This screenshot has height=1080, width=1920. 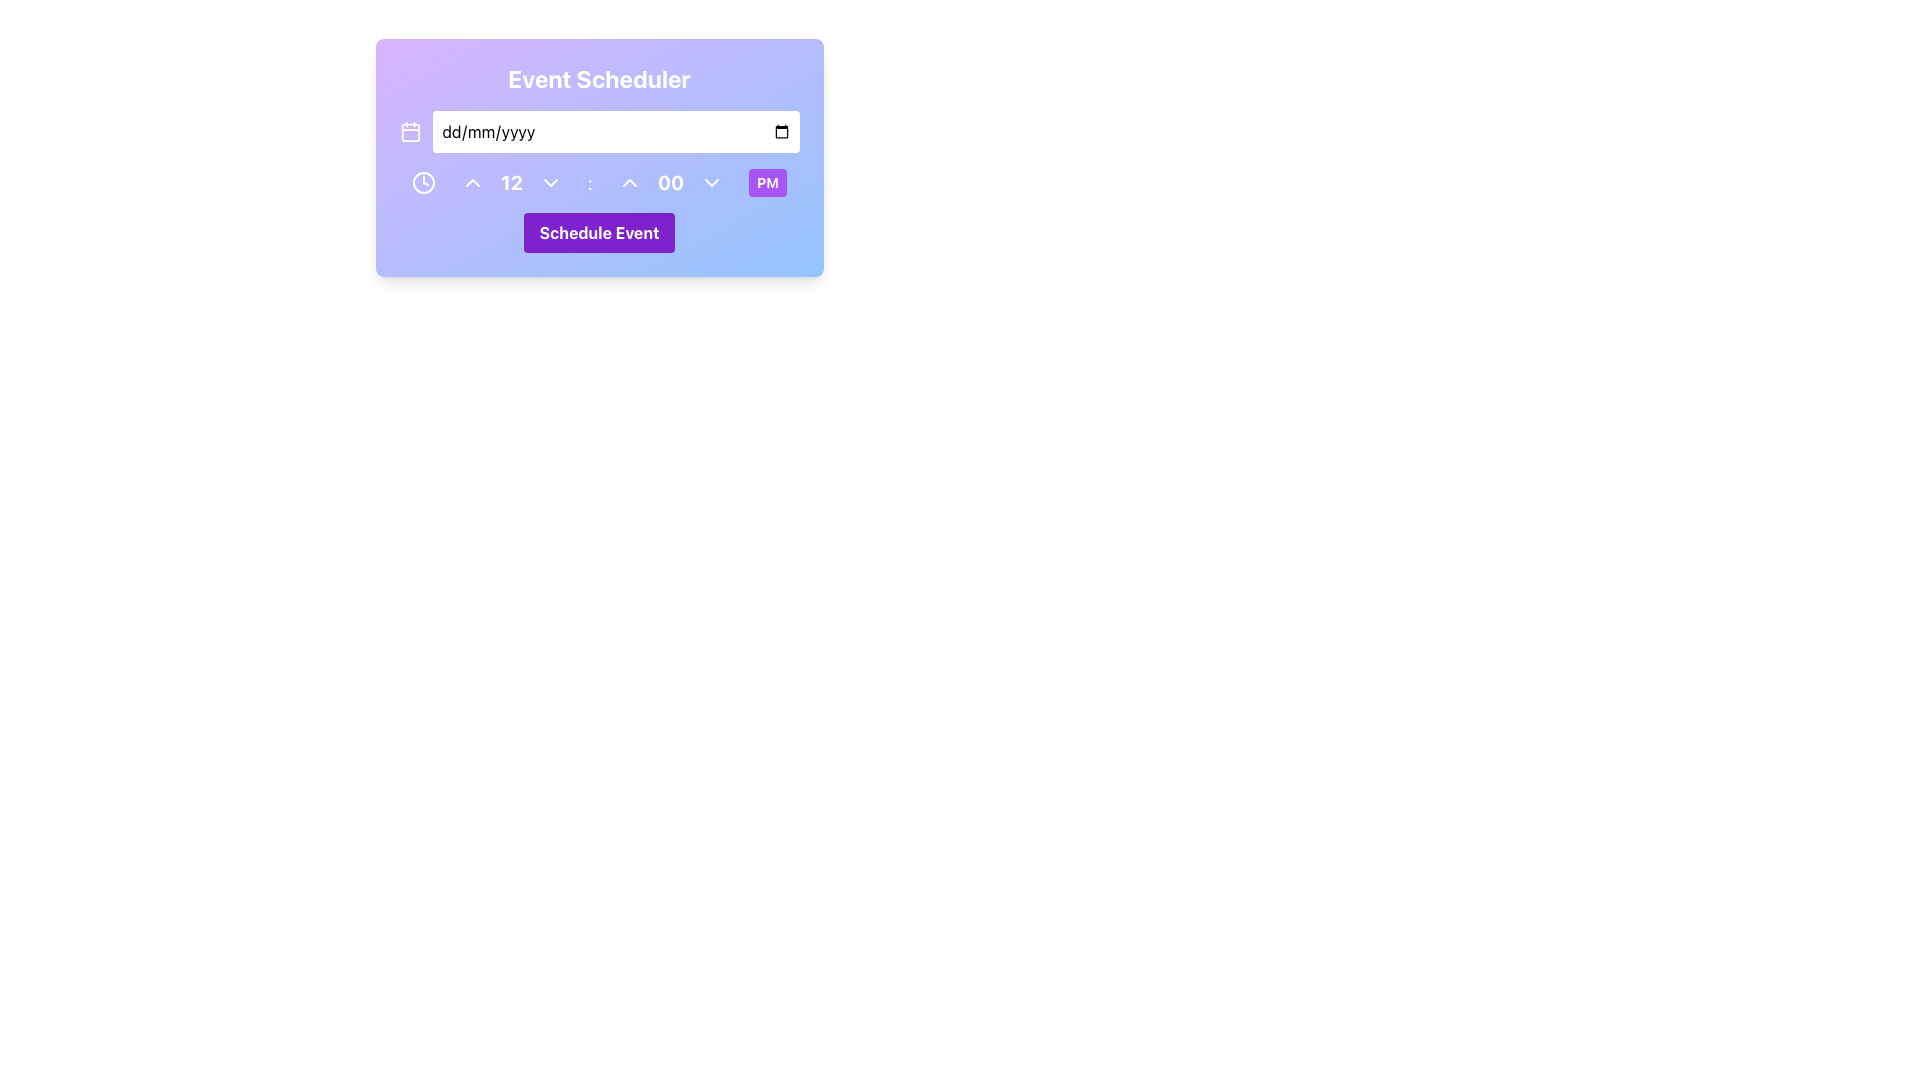 I want to click on the Text Display element that shows '12', which is bold white text located between upward and downward arrows in the time selector of the event scheduler interface, so click(x=511, y=182).